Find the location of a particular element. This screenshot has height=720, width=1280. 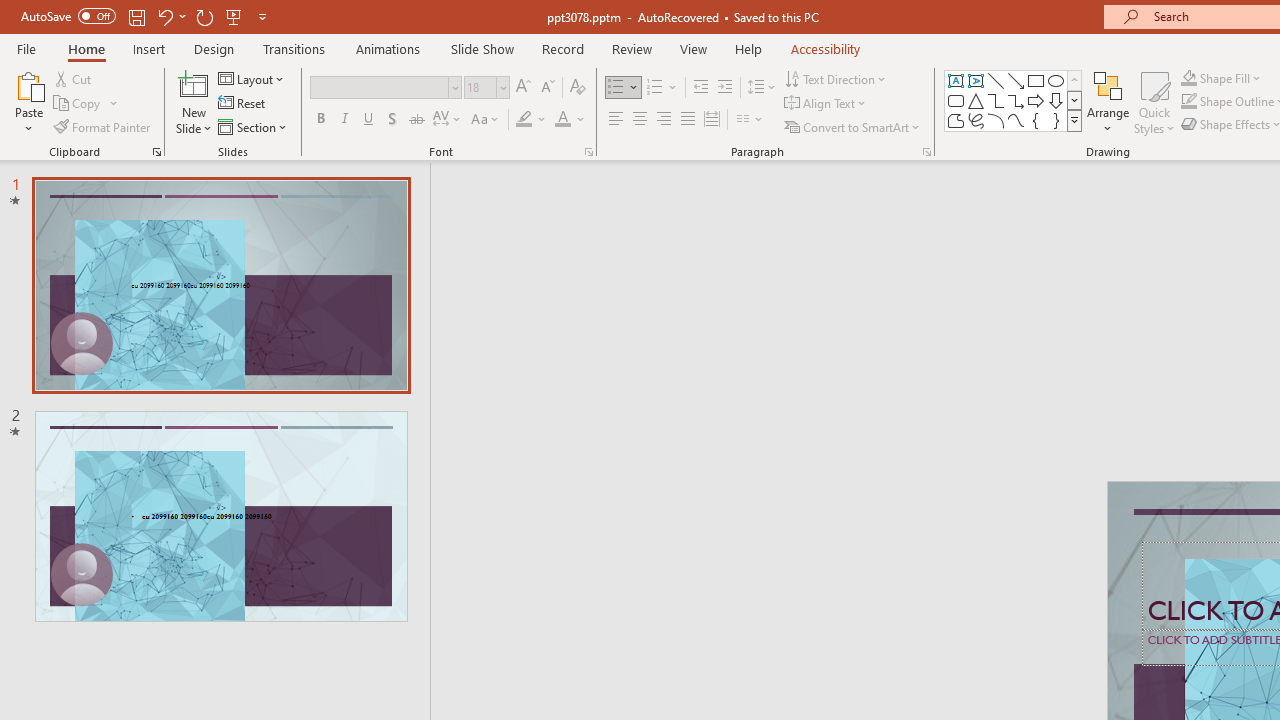

'Increase Font Size' is located at coordinates (522, 86).